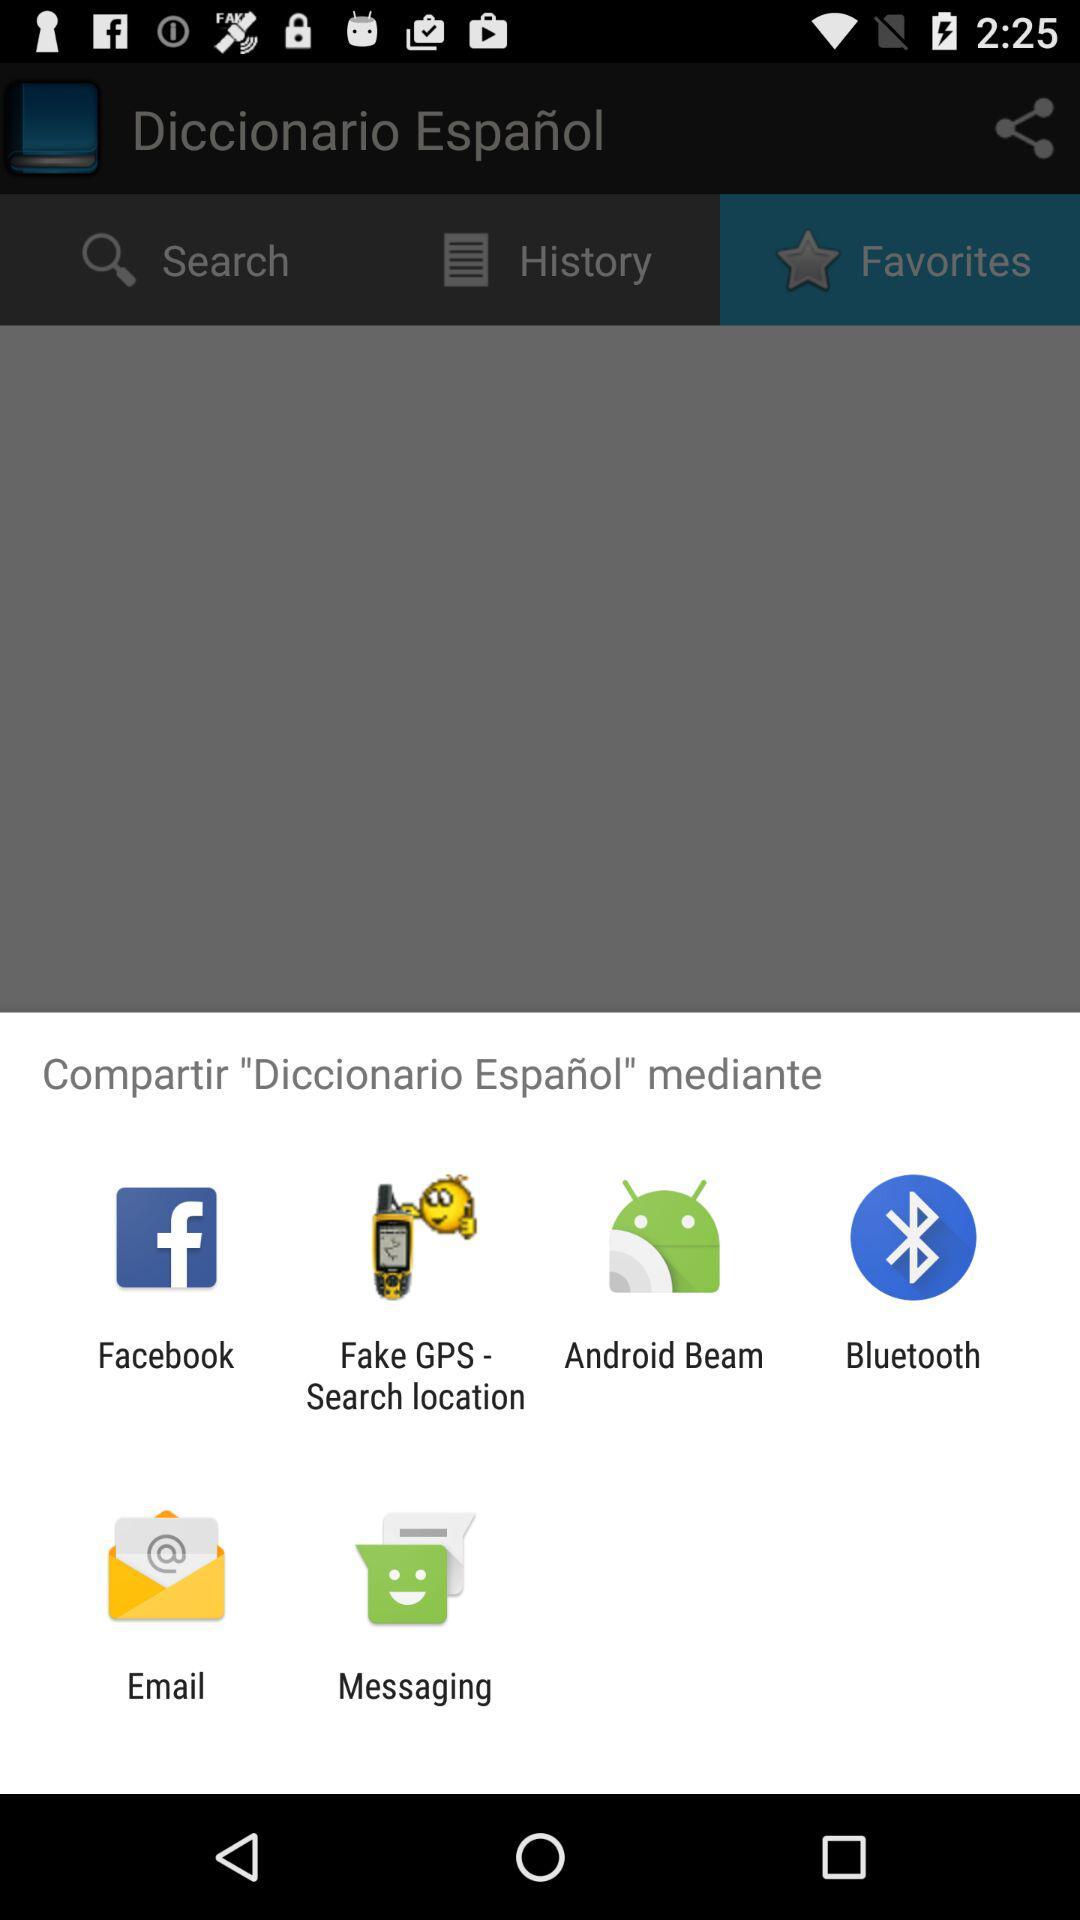 The image size is (1080, 1920). Describe the element at coordinates (165, 1374) in the screenshot. I see `the facebook icon` at that location.